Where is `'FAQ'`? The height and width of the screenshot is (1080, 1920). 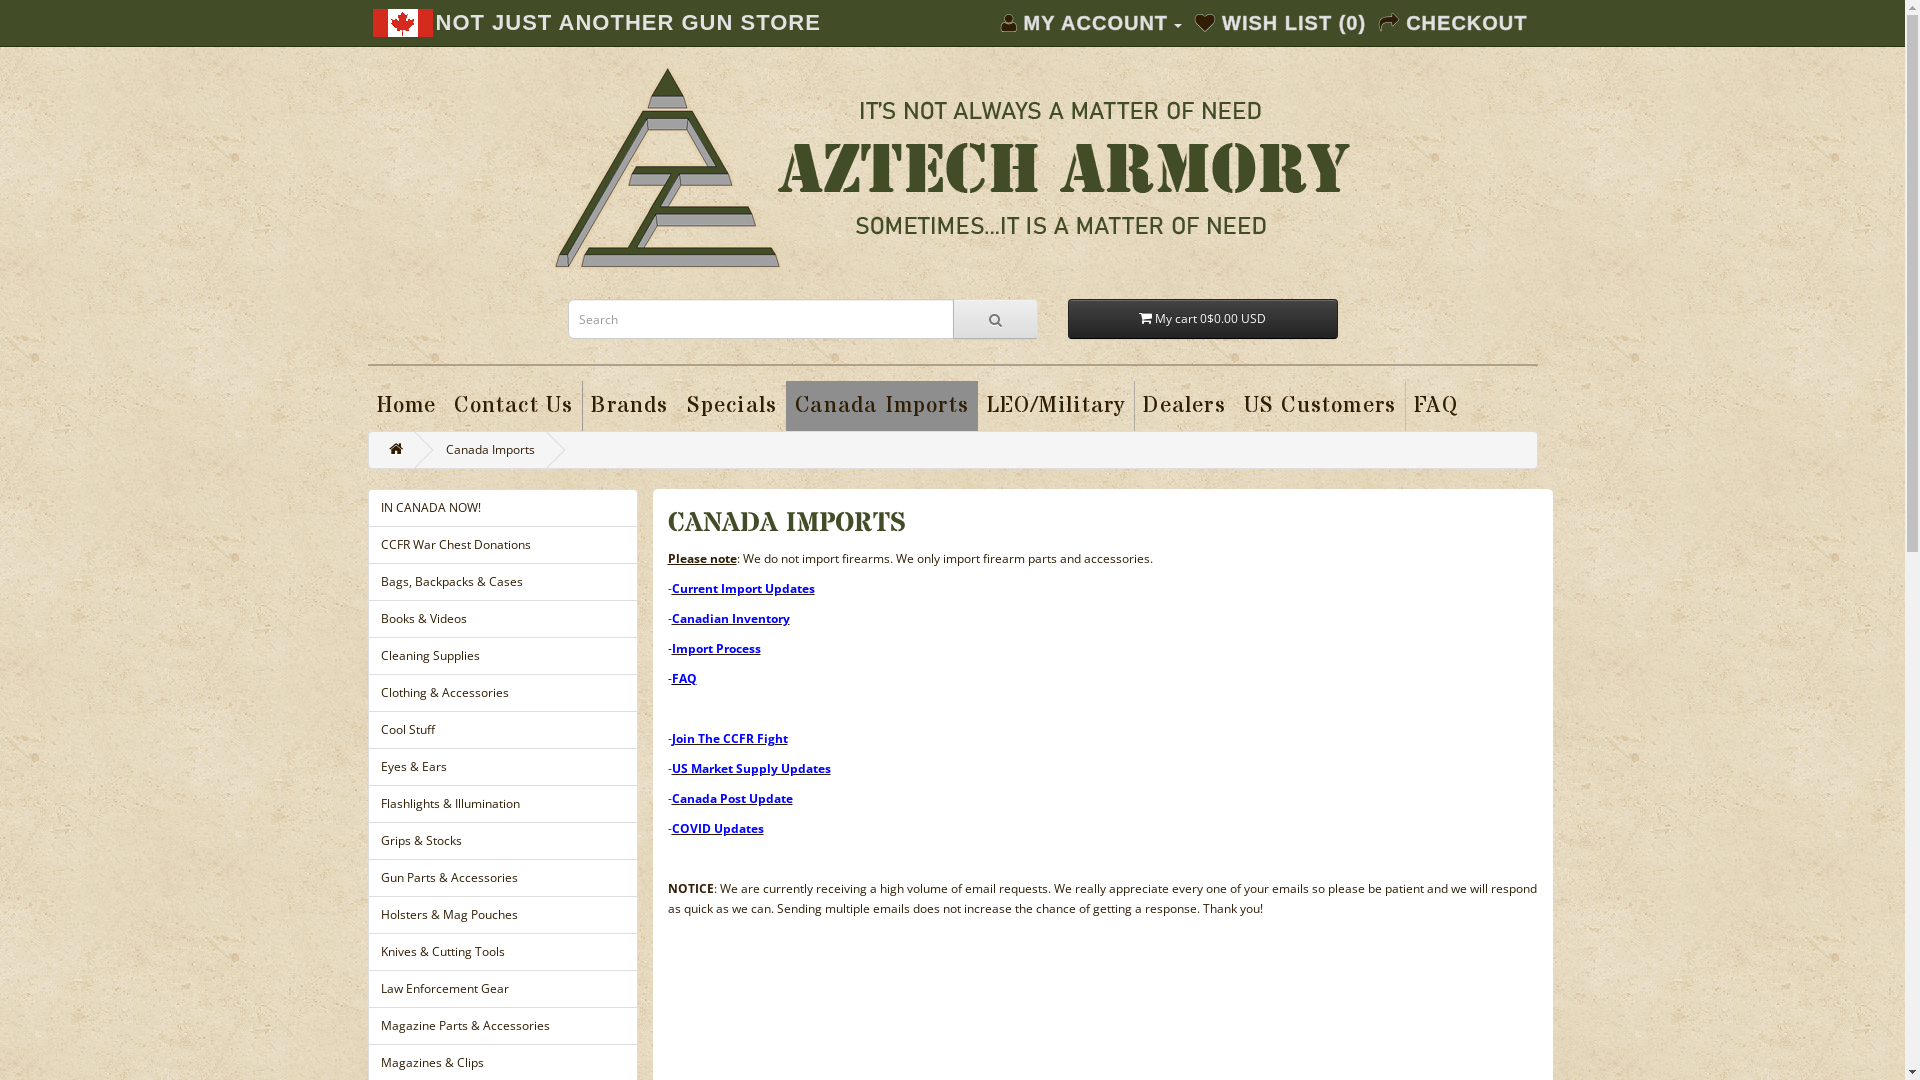 'FAQ' is located at coordinates (672, 677).